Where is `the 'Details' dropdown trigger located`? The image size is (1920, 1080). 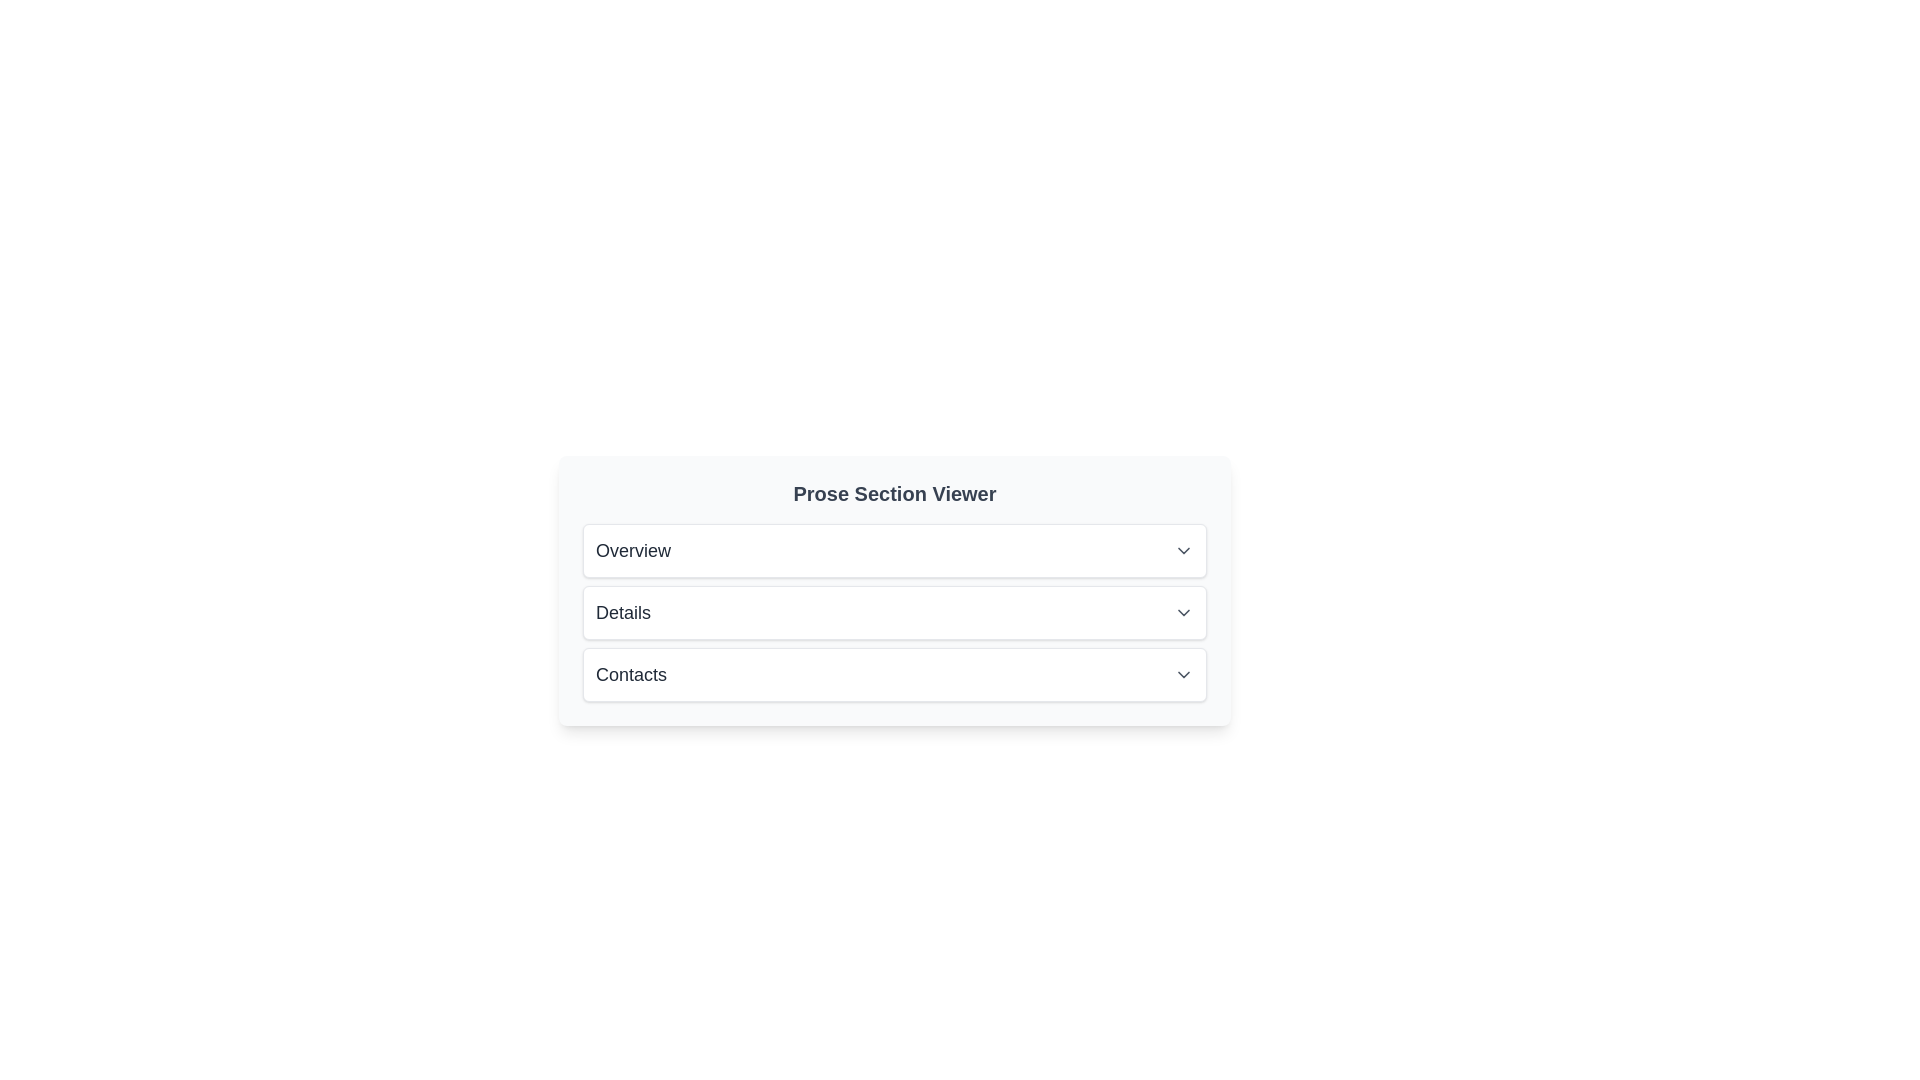 the 'Details' dropdown trigger located is located at coordinates (893, 612).